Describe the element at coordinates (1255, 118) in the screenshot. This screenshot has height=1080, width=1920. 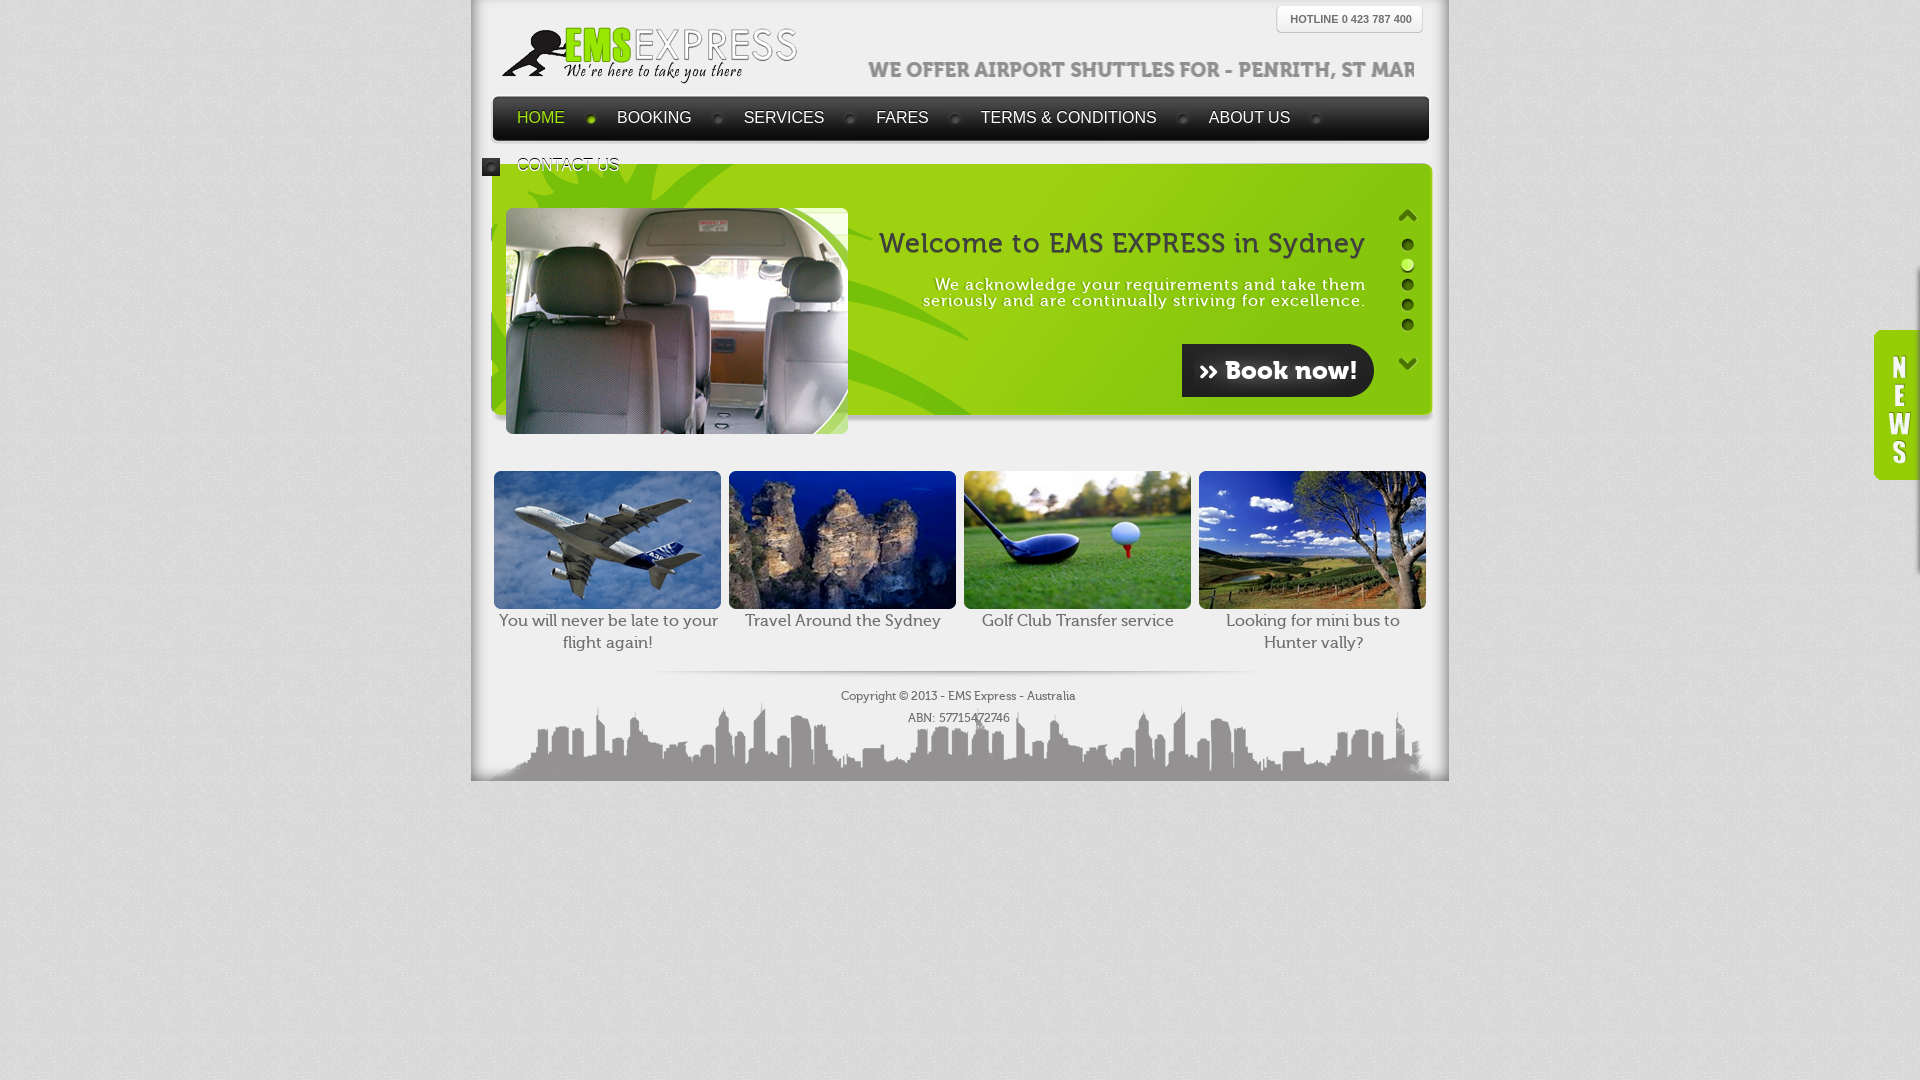
I see `'ABOUT US'` at that location.